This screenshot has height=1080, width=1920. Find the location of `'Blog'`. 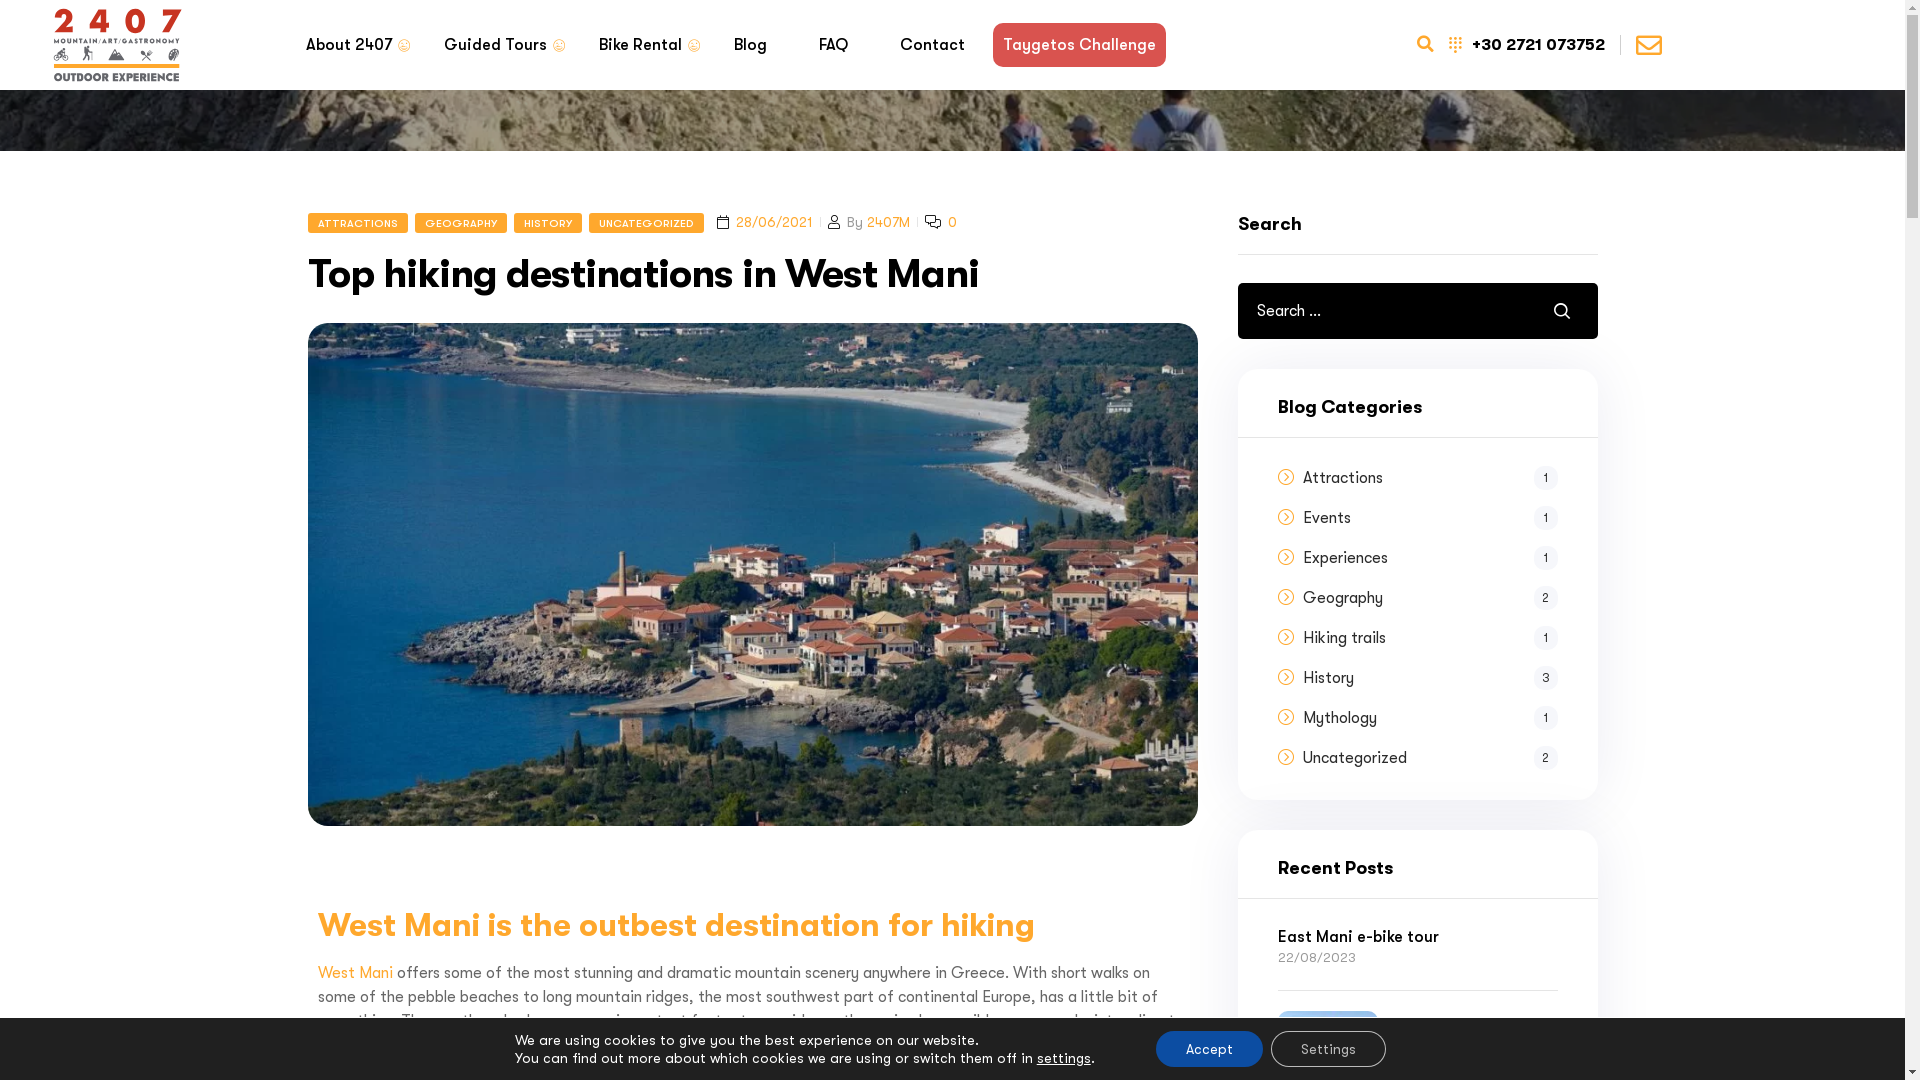

'Blog' is located at coordinates (749, 45).